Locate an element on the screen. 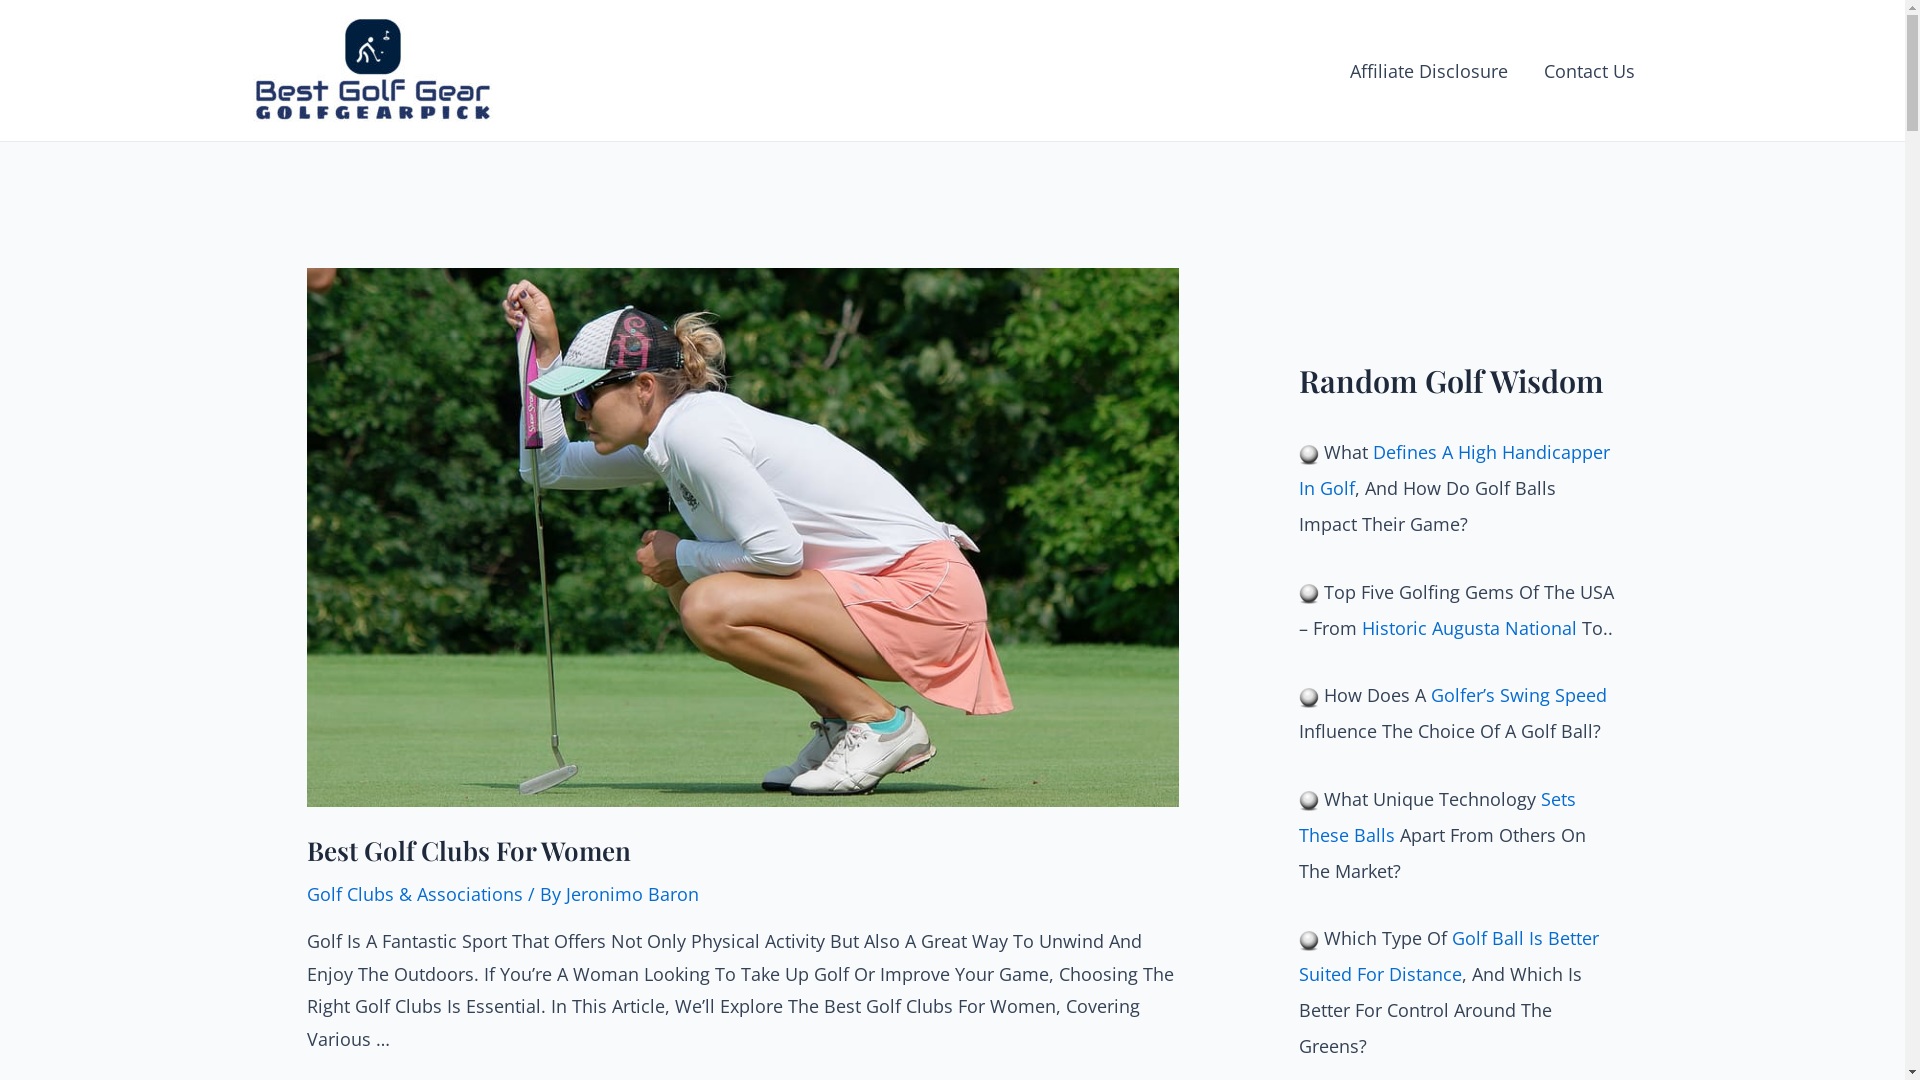  'Sets These Balls' is located at coordinates (1435, 817).